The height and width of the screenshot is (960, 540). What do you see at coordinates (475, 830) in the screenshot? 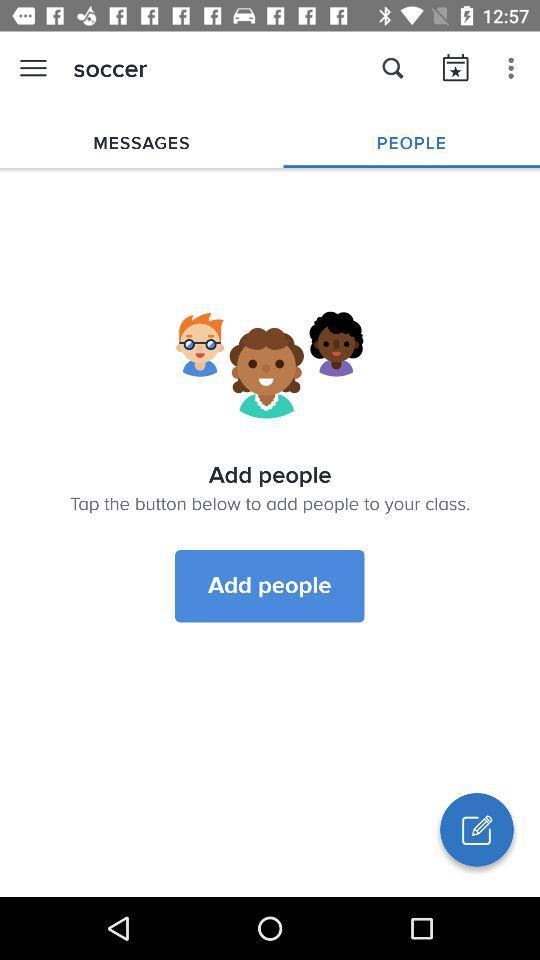
I see `the image at bottom right corner of the page` at bounding box center [475, 830].